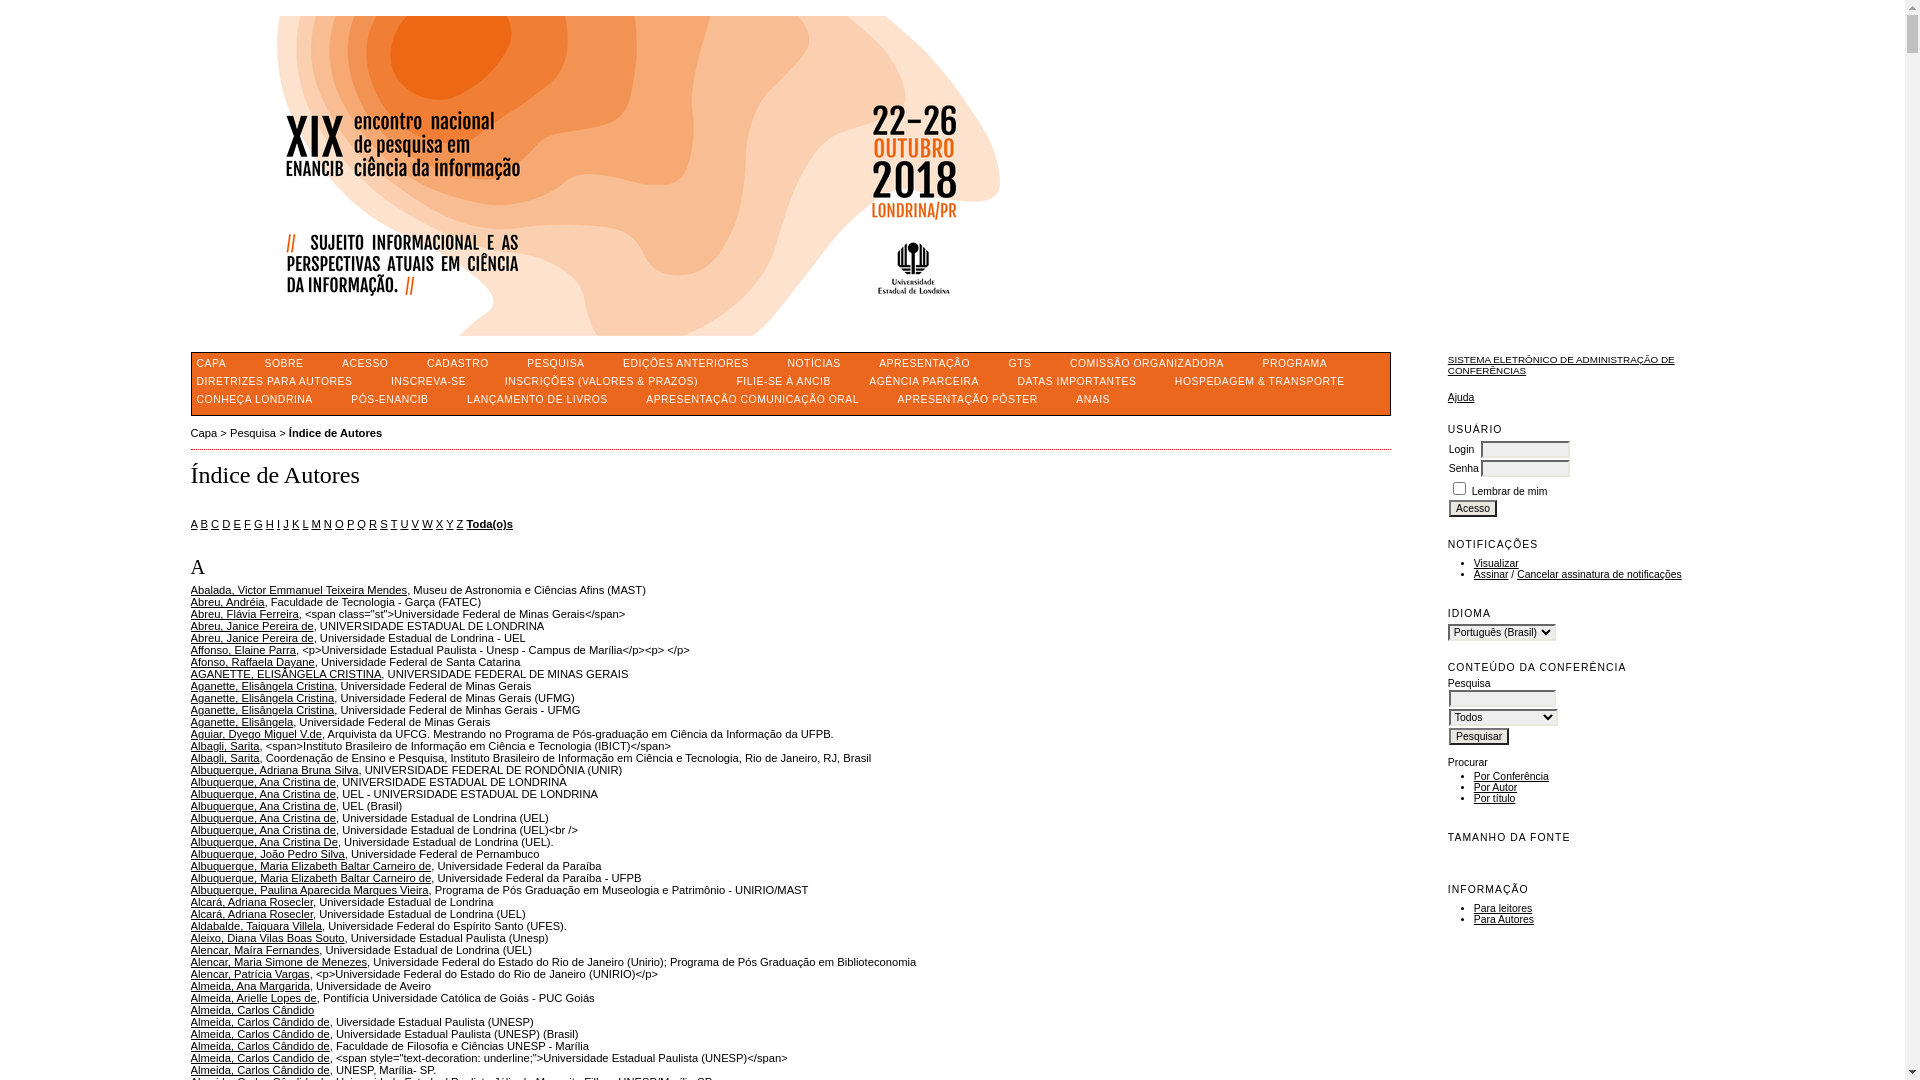  Describe the element at coordinates (1461, 397) in the screenshot. I see `'Ajuda'` at that location.